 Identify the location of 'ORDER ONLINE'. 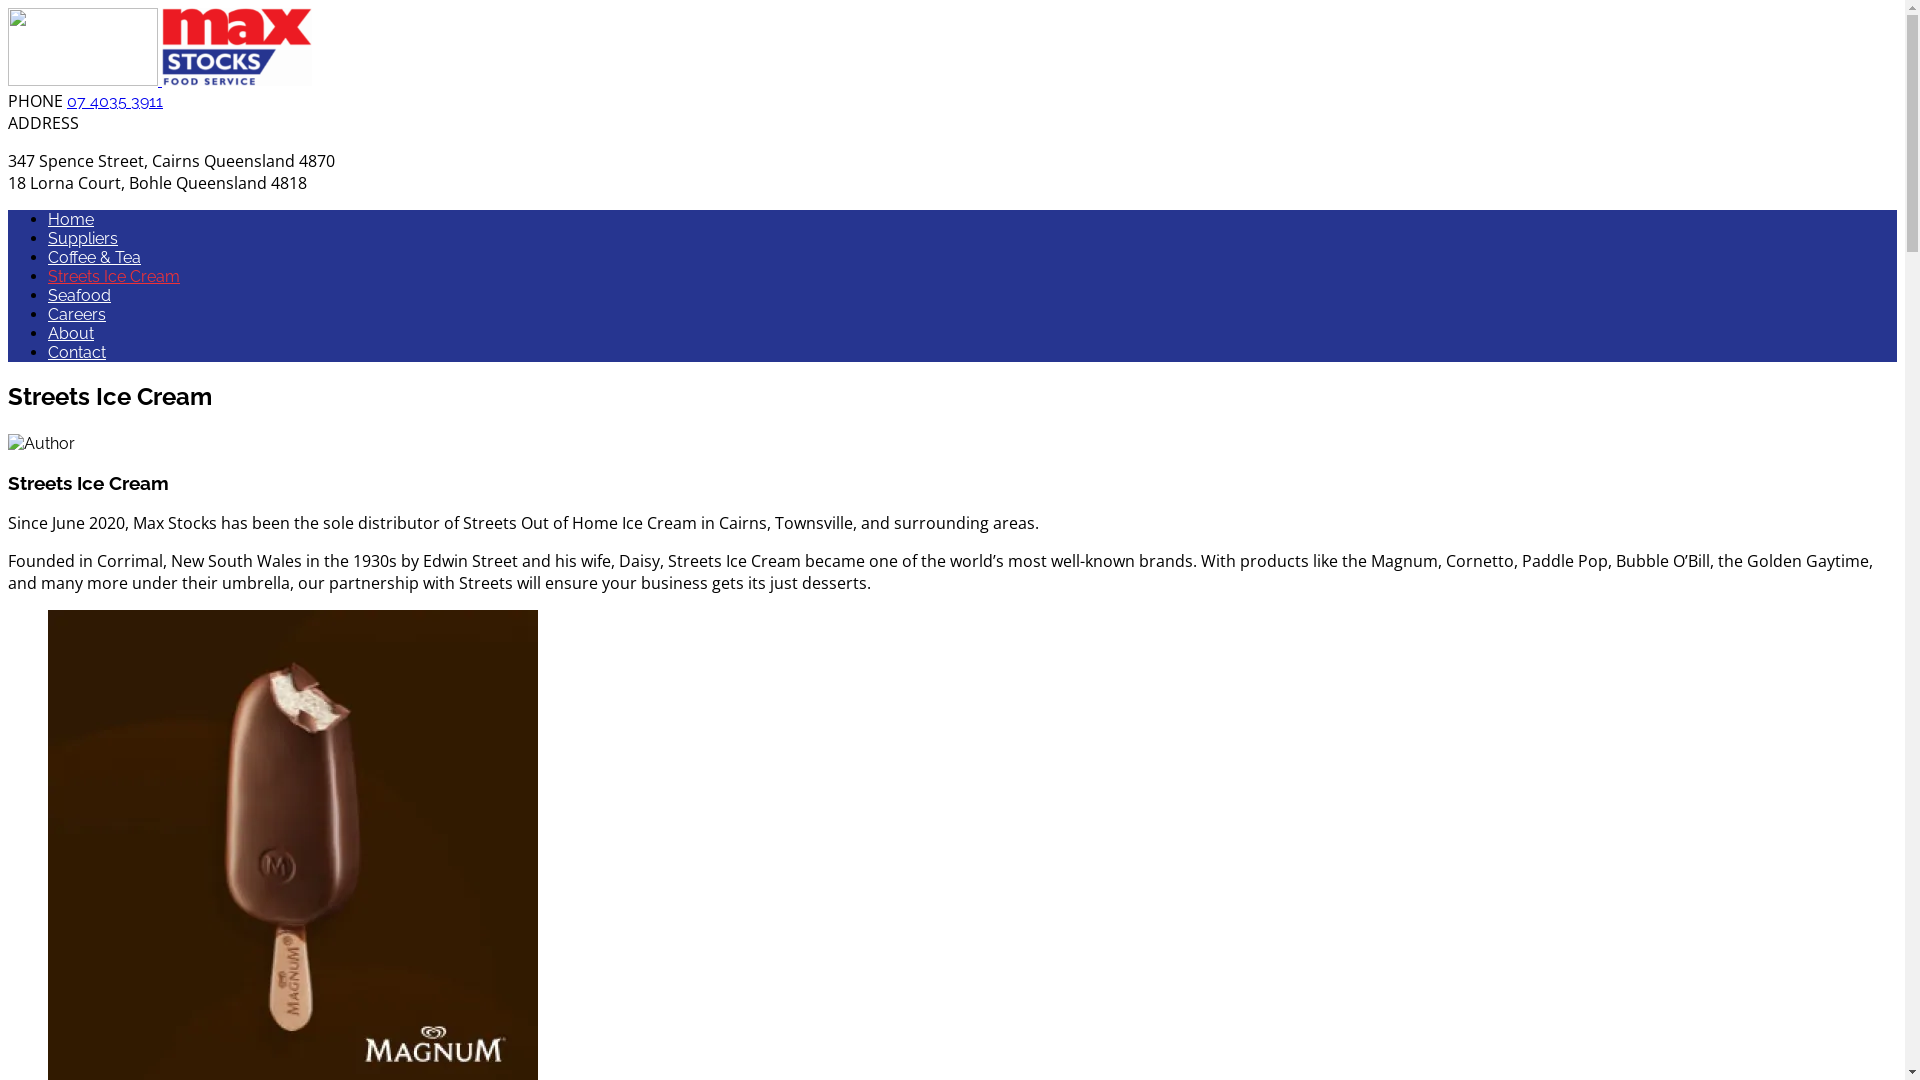
(1821, 411).